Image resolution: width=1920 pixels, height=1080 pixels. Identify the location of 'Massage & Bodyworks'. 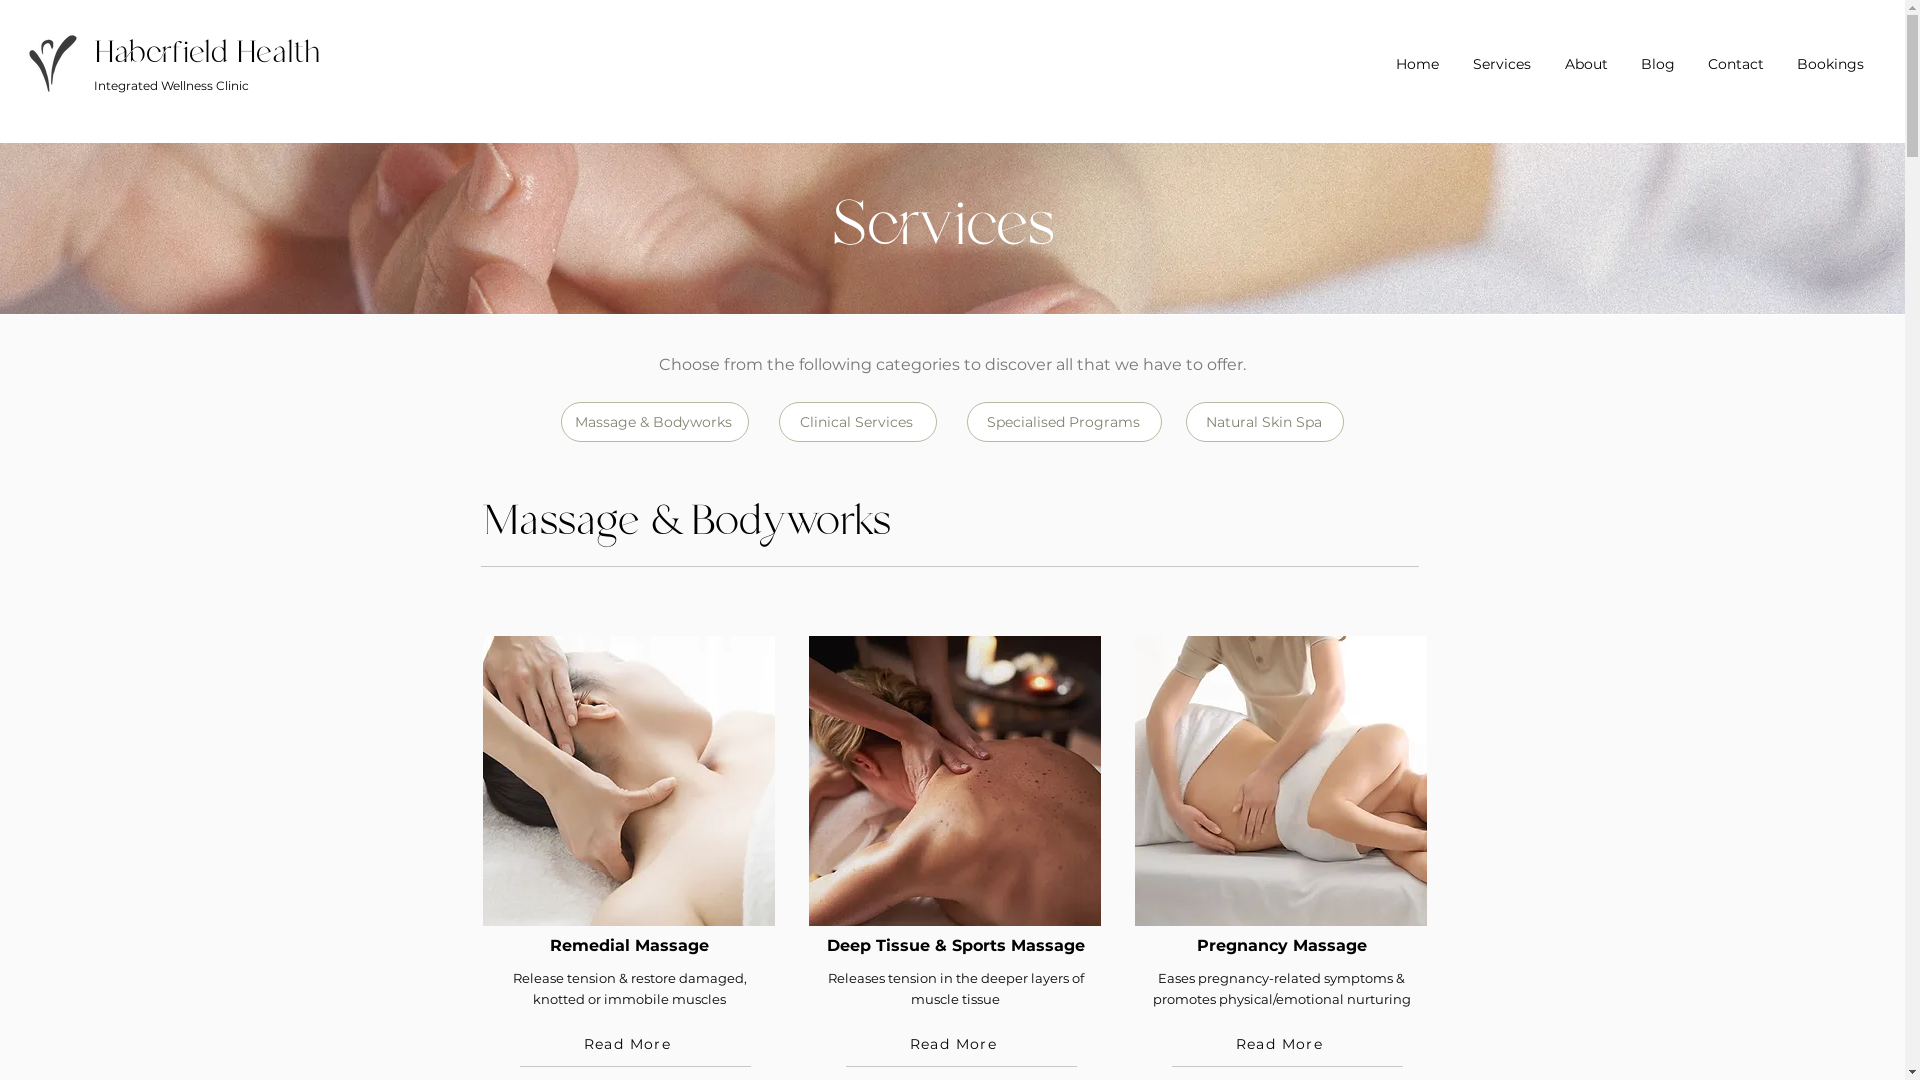
(653, 420).